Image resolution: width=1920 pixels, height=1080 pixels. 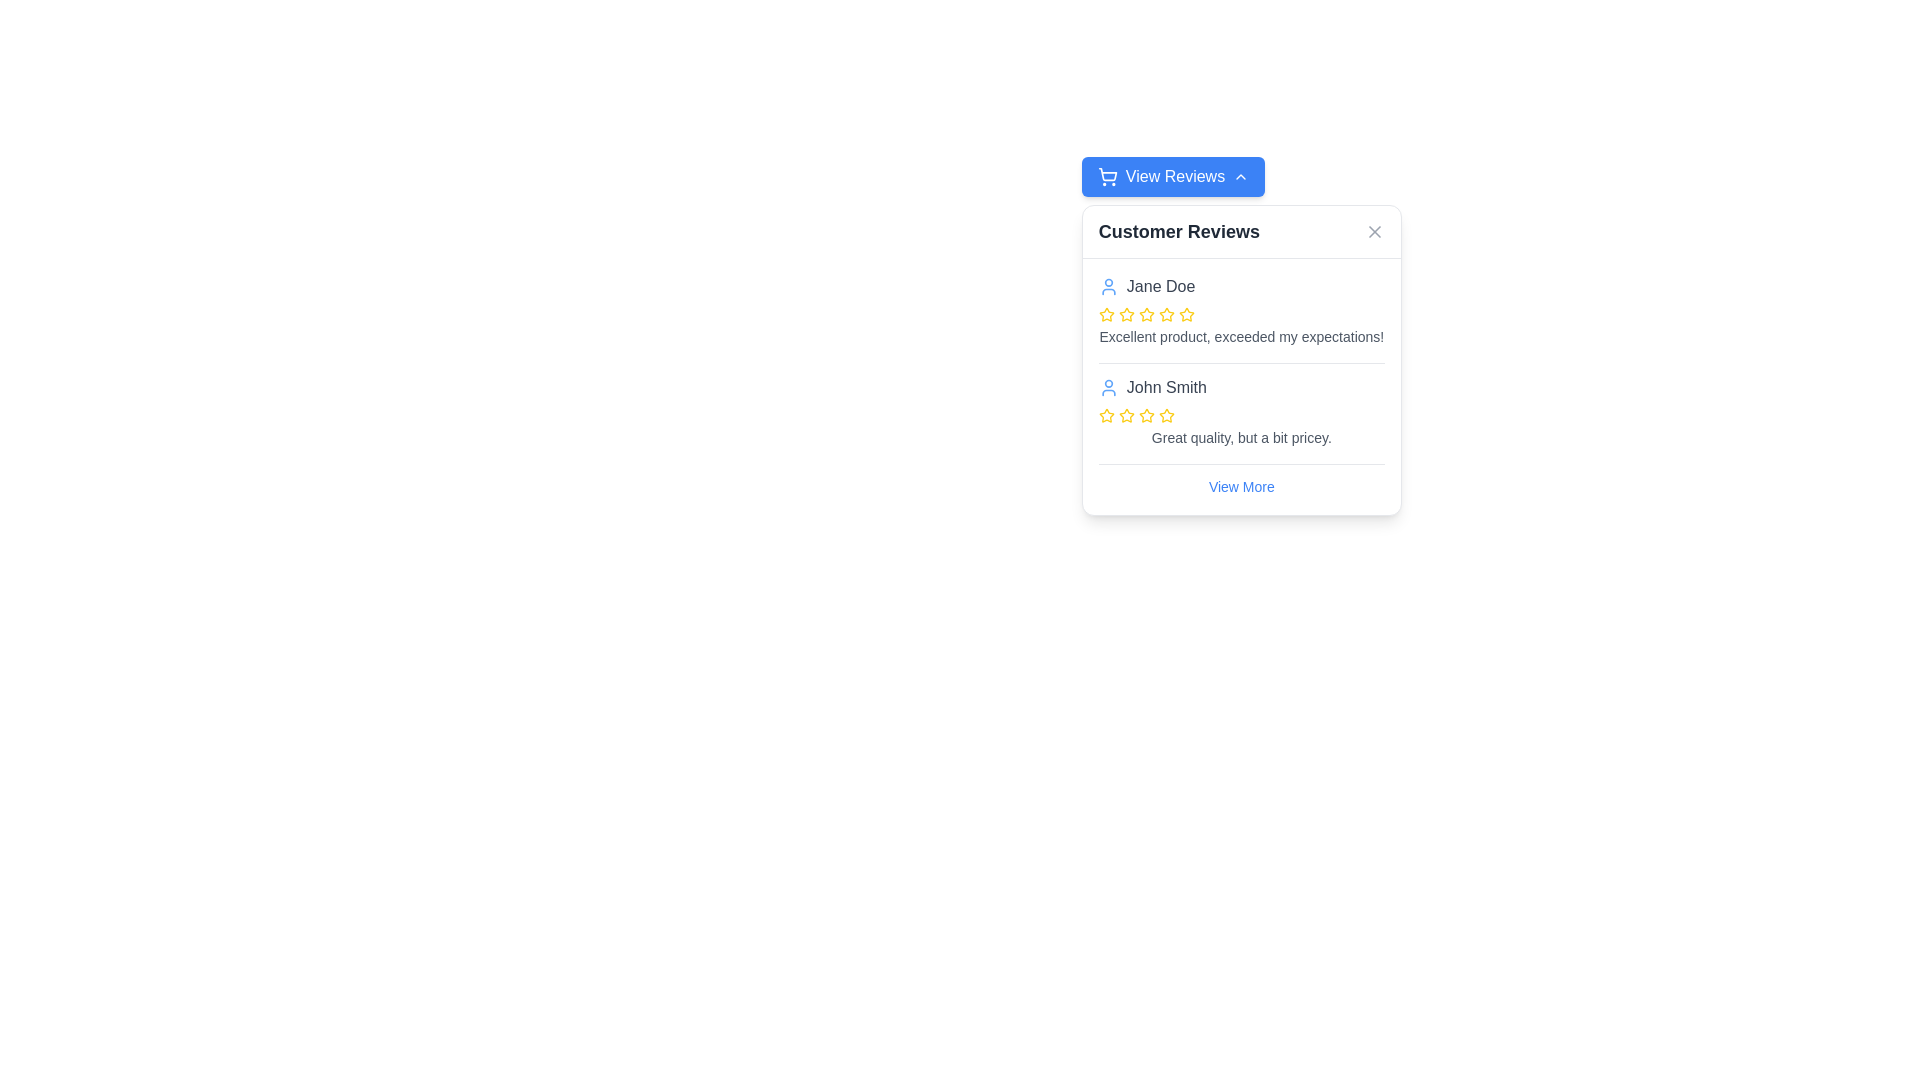 What do you see at coordinates (1166, 315) in the screenshot?
I see `the fifth star icon in the rating system for 'Jane Doe' under the 'Customer Reviews' section to set the rating to five` at bounding box center [1166, 315].